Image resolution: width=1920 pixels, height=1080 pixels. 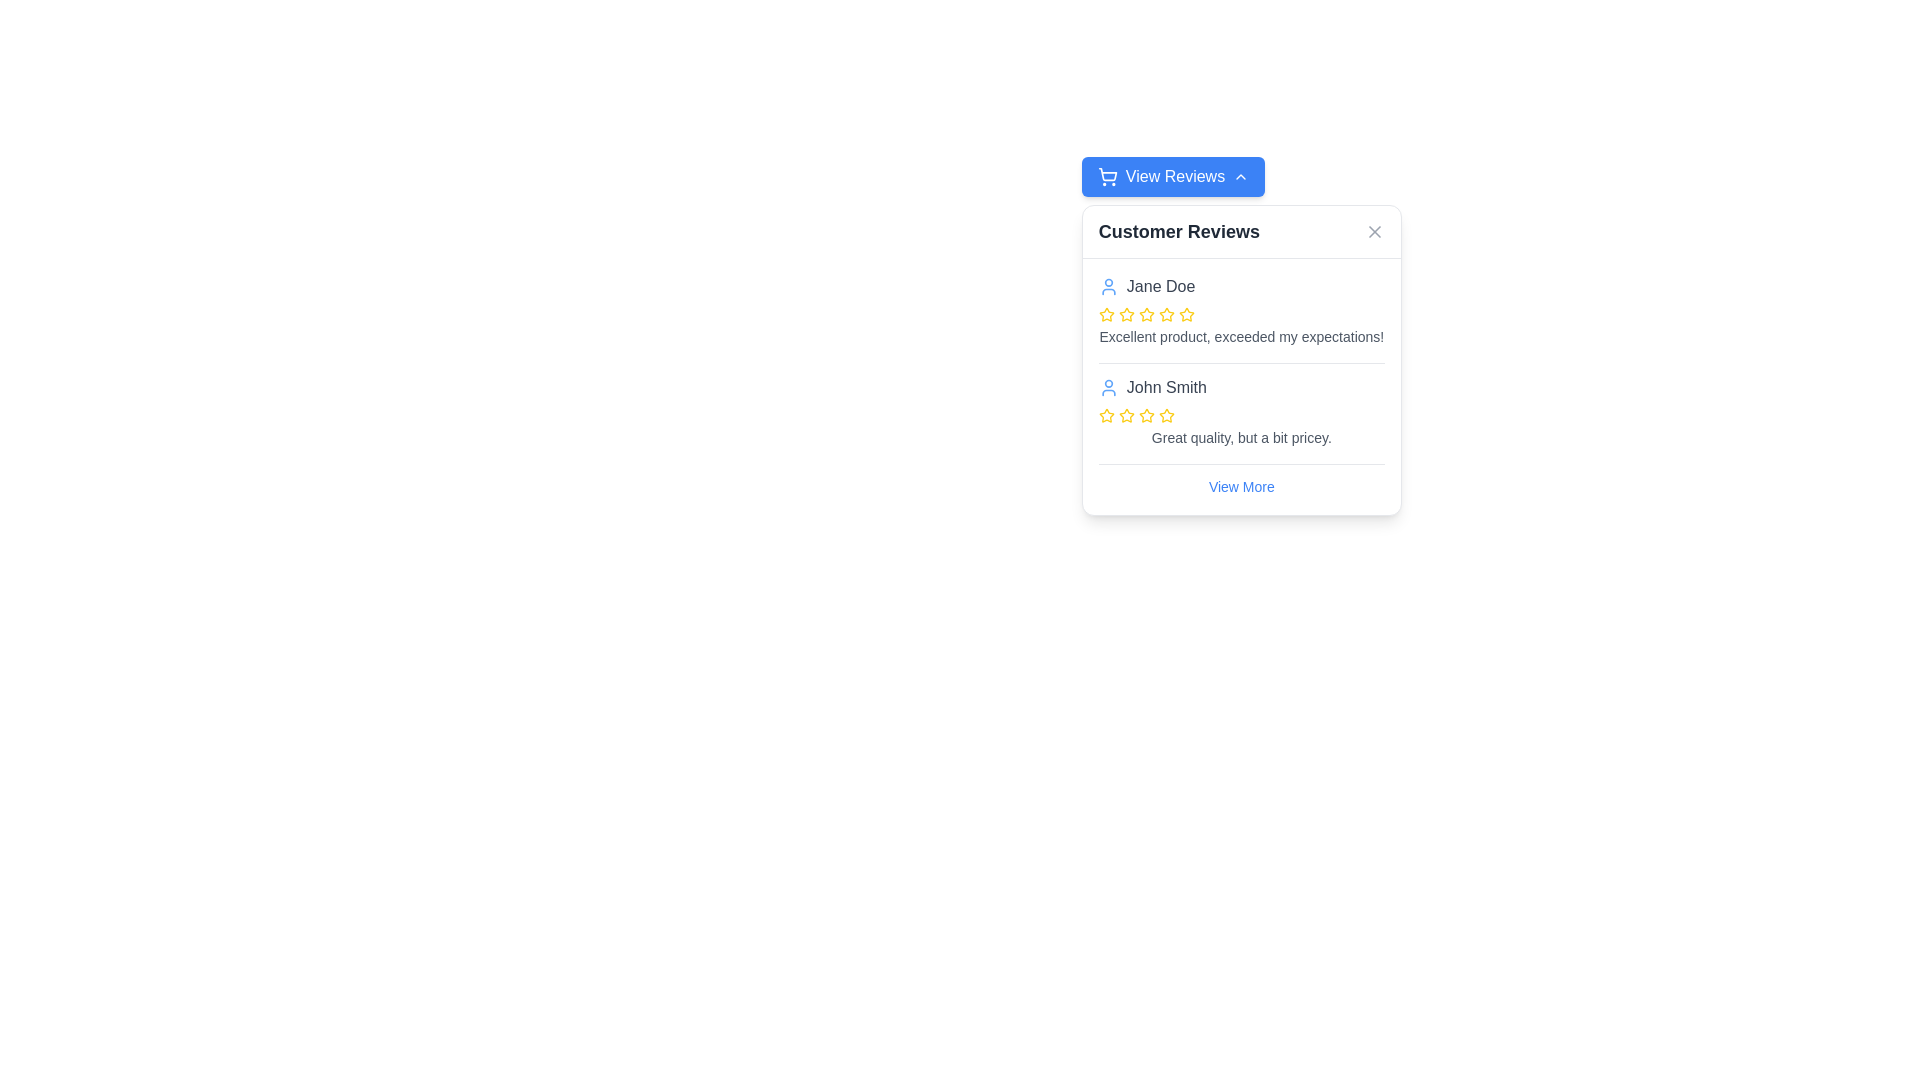 What do you see at coordinates (1166, 315) in the screenshot?
I see `the fifth star icon in the rating system for 'Jane Doe' under the 'Customer Reviews' section to set the rating to five` at bounding box center [1166, 315].